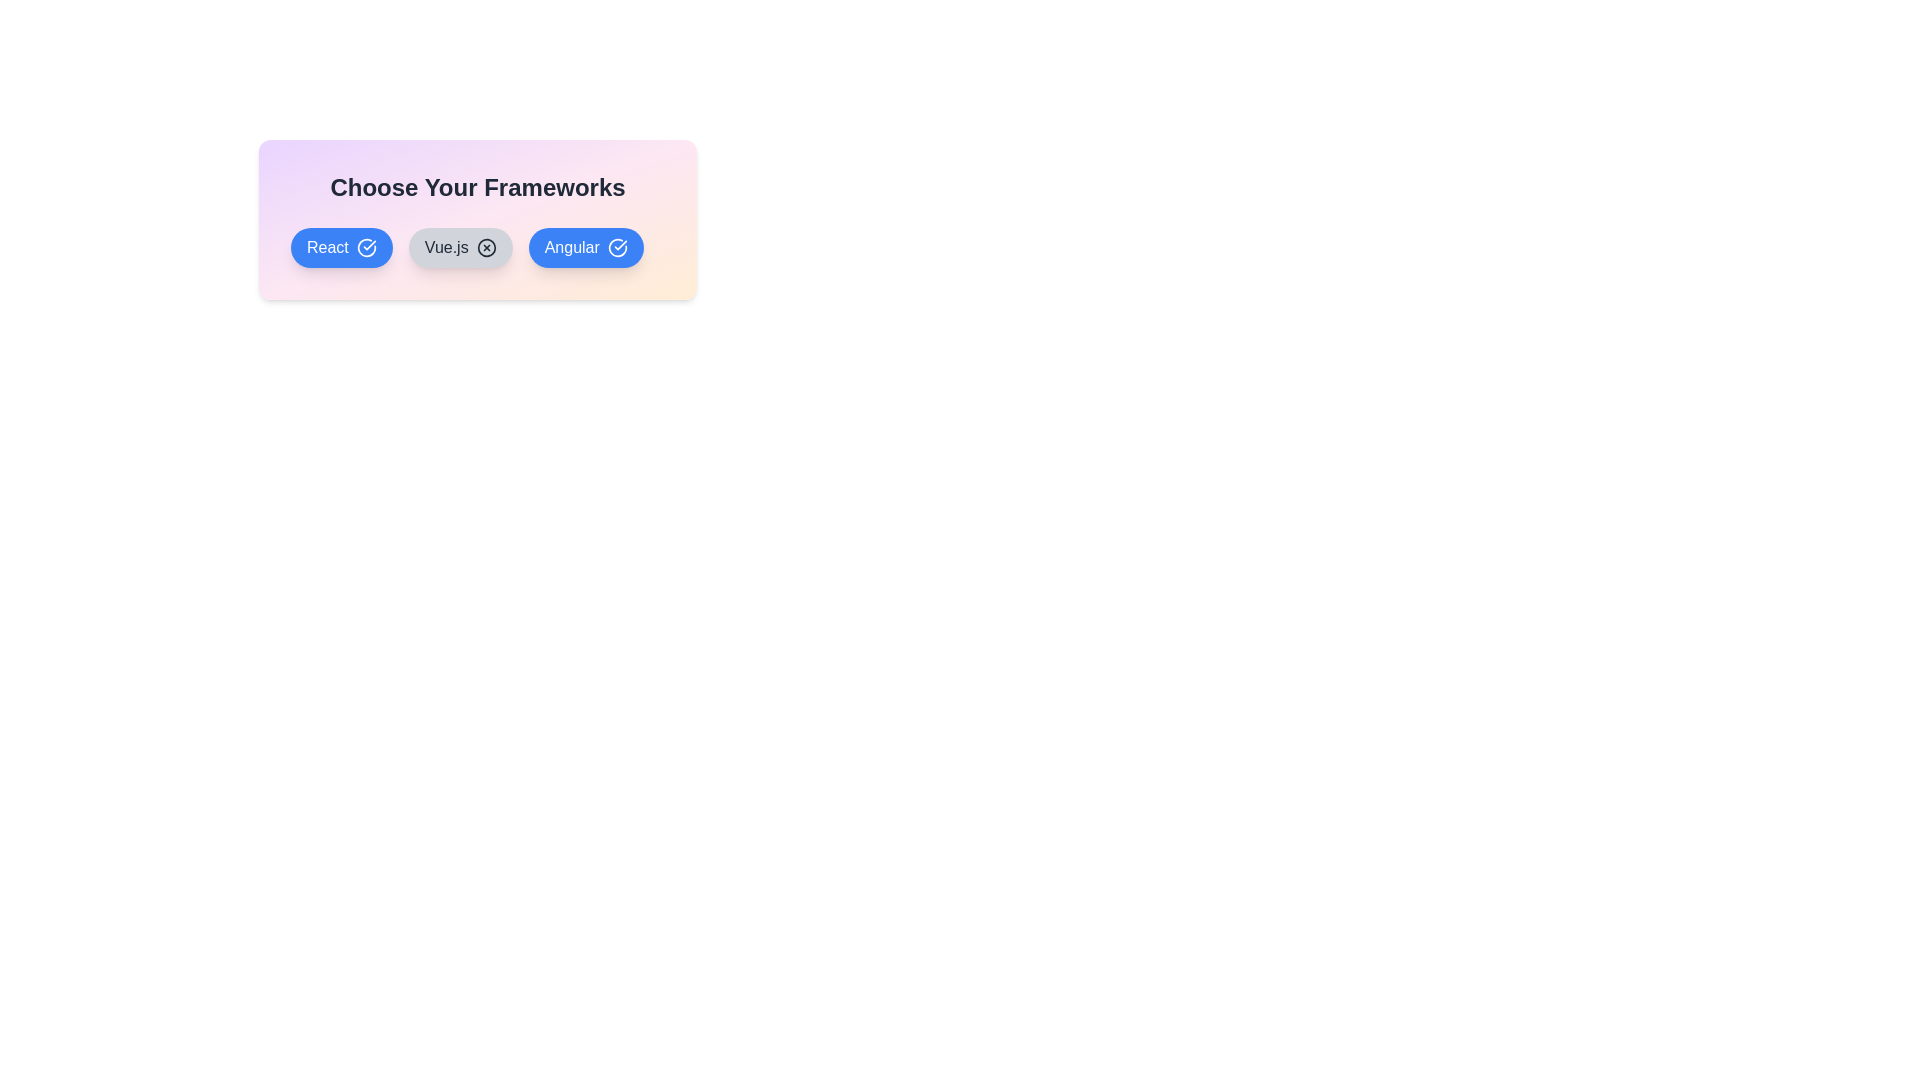  I want to click on the text label of the chip labeled React, so click(341, 246).